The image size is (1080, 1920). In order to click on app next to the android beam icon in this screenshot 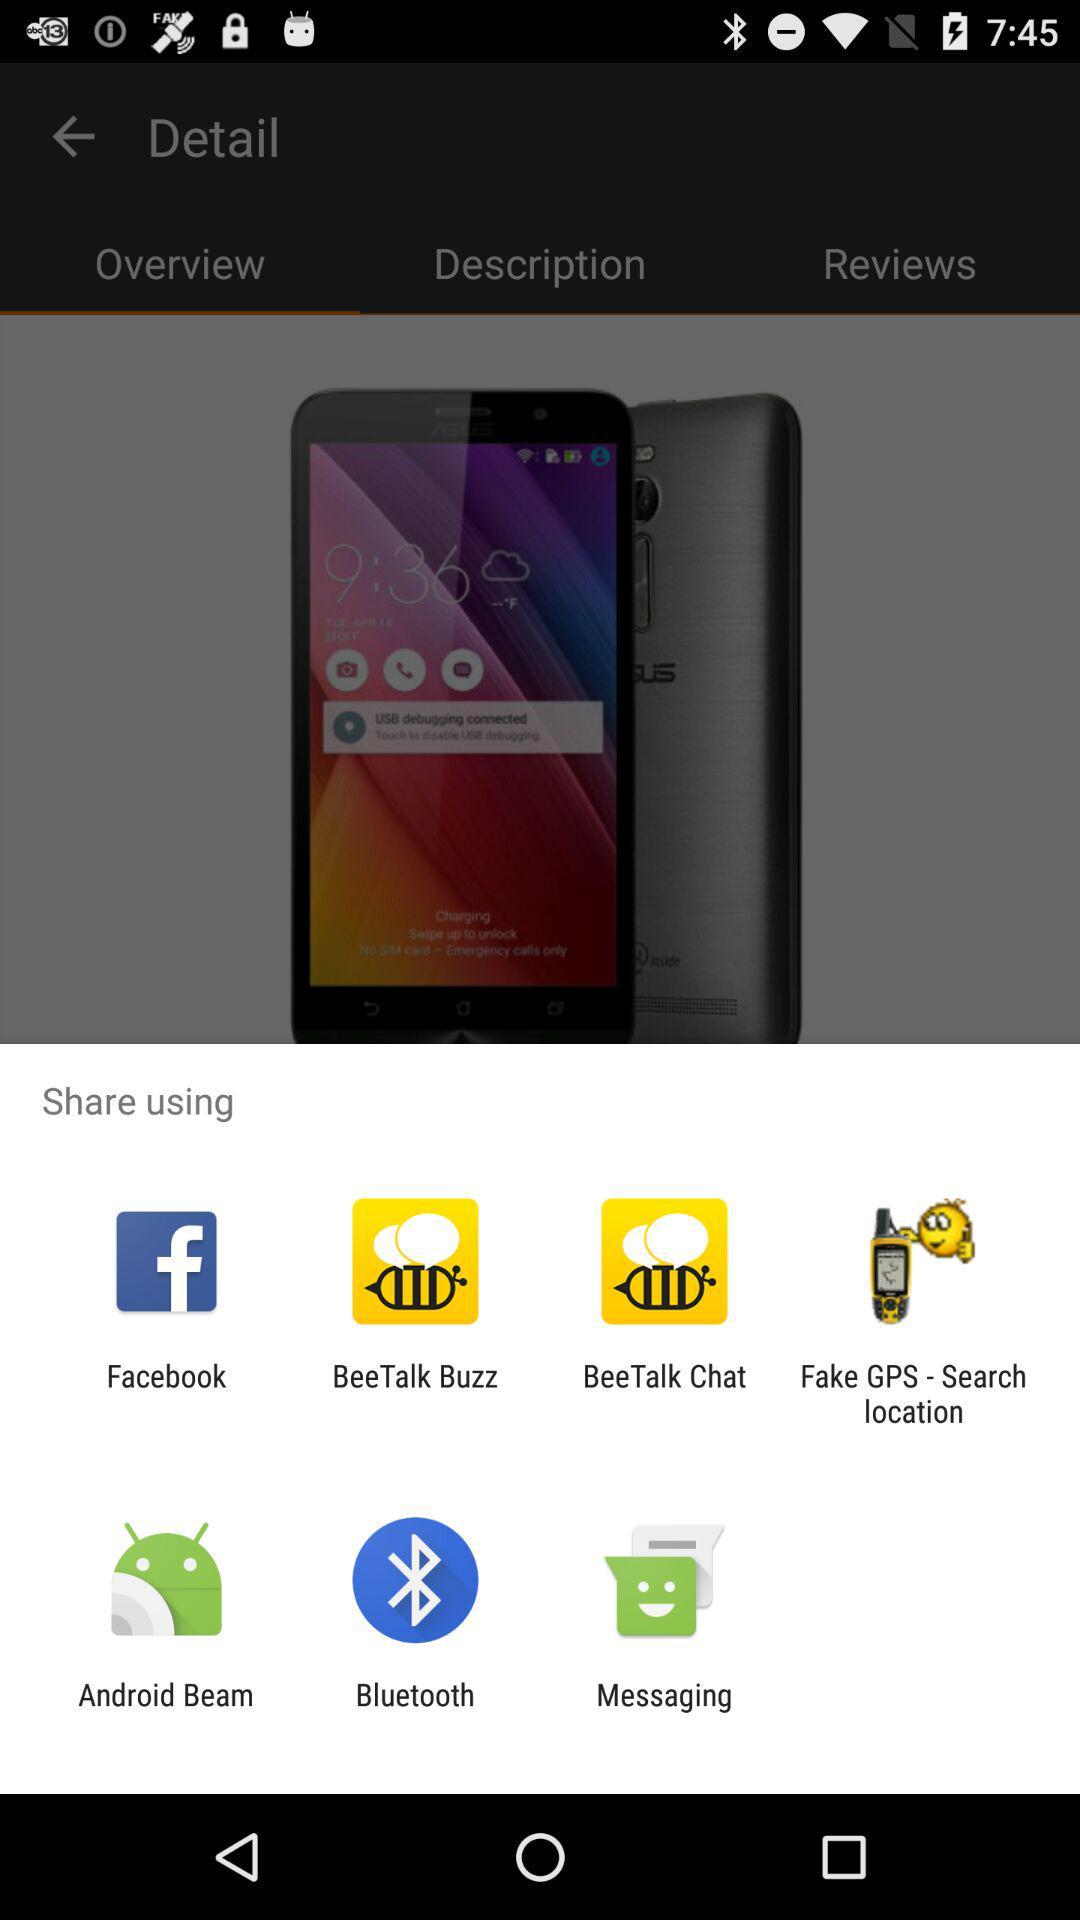, I will do `click(414, 1711)`.